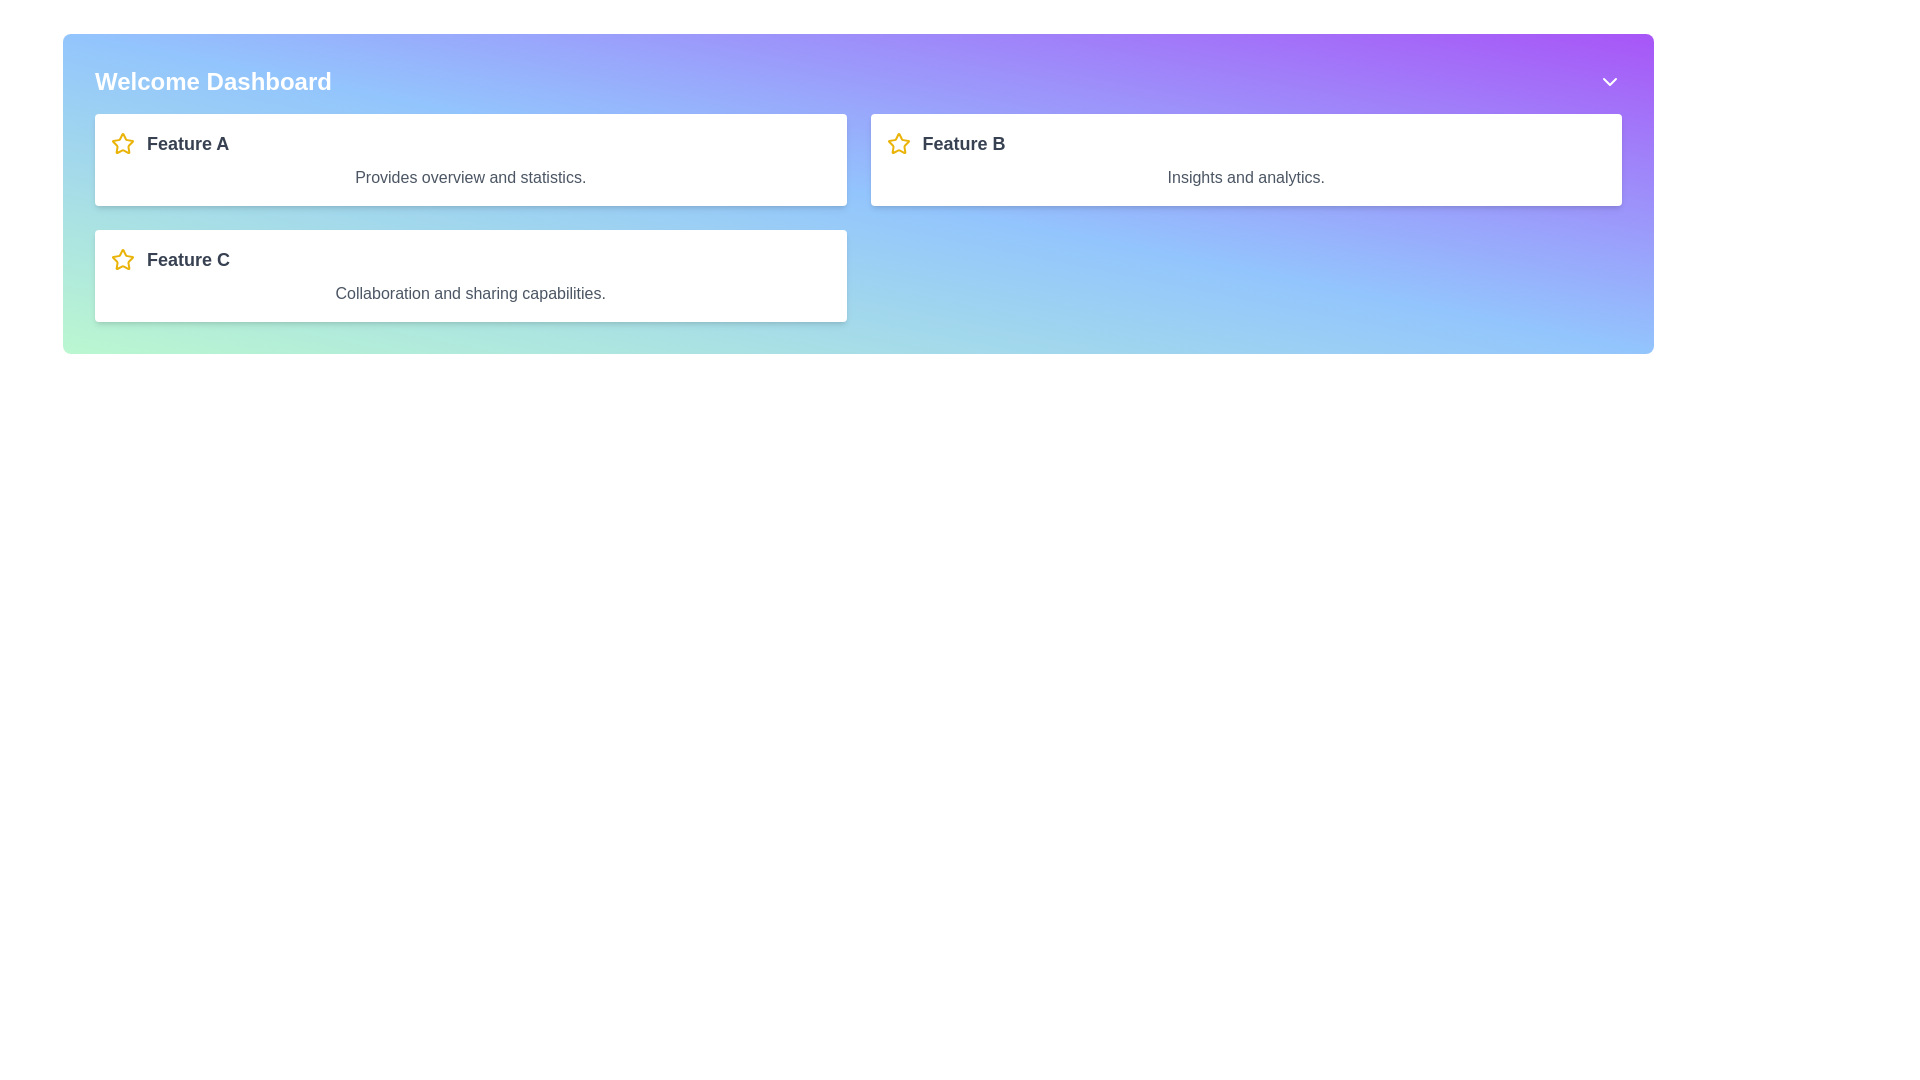  I want to click on the star-shaped yellow icon outlined in black, which represents a rating or highlight symbol, positioned to the left of the 'Feature B' text, so click(897, 142).